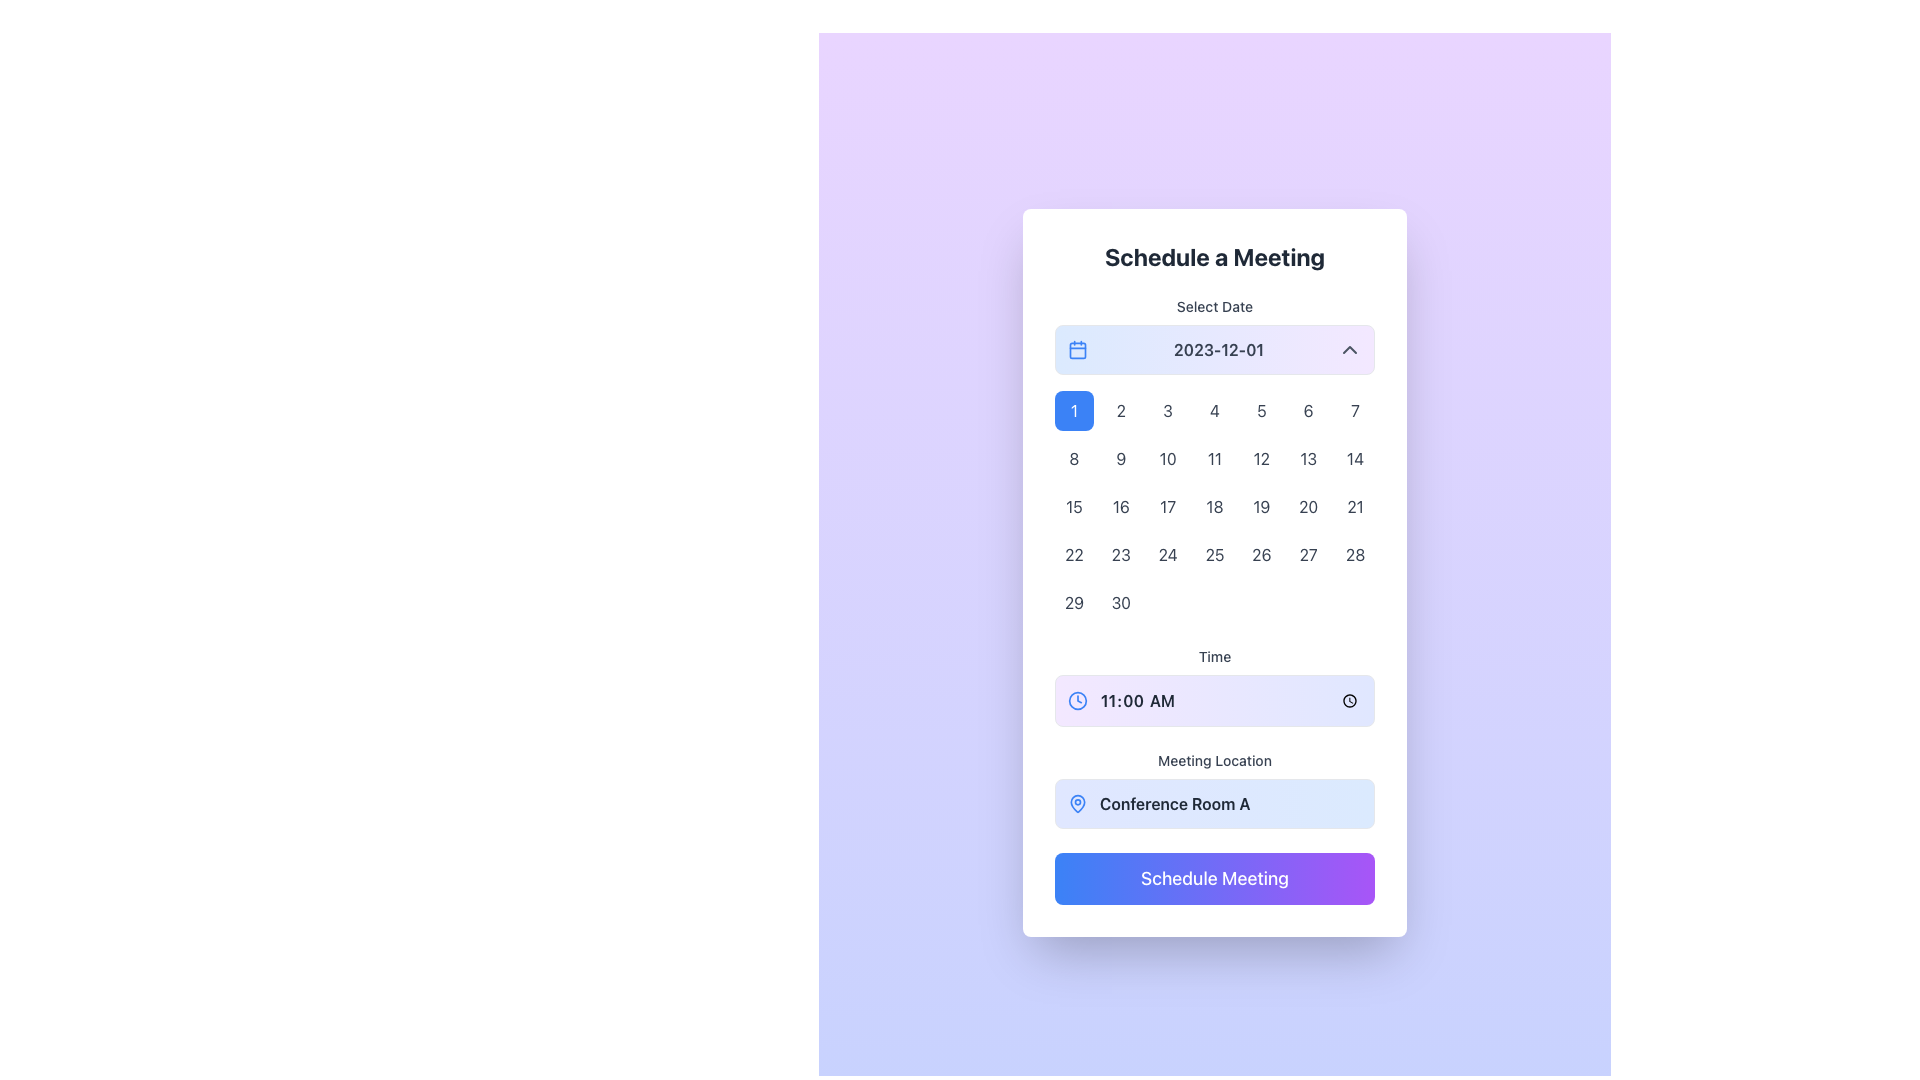 The image size is (1920, 1080). What do you see at coordinates (1121, 601) in the screenshot?
I see `the rectangular button displaying the text '30' in gray` at bounding box center [1121, 601].